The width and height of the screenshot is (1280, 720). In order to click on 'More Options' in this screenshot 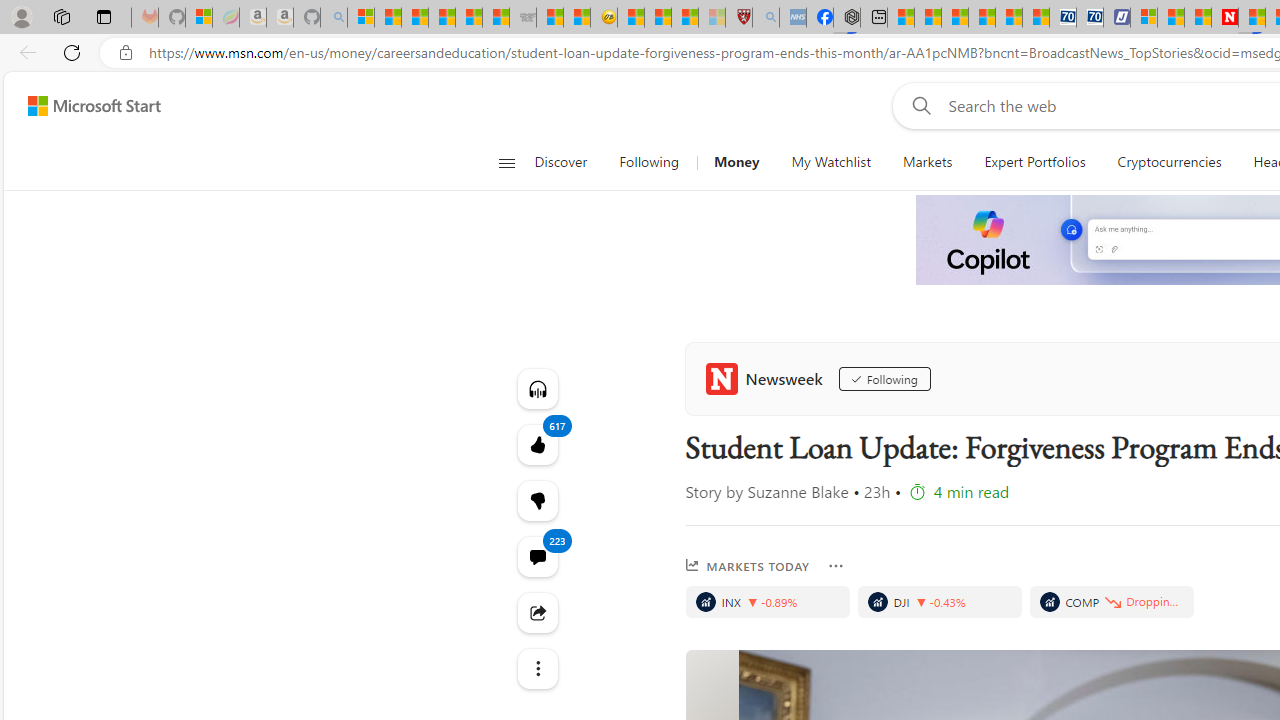, I will do `click(835, 565)`.